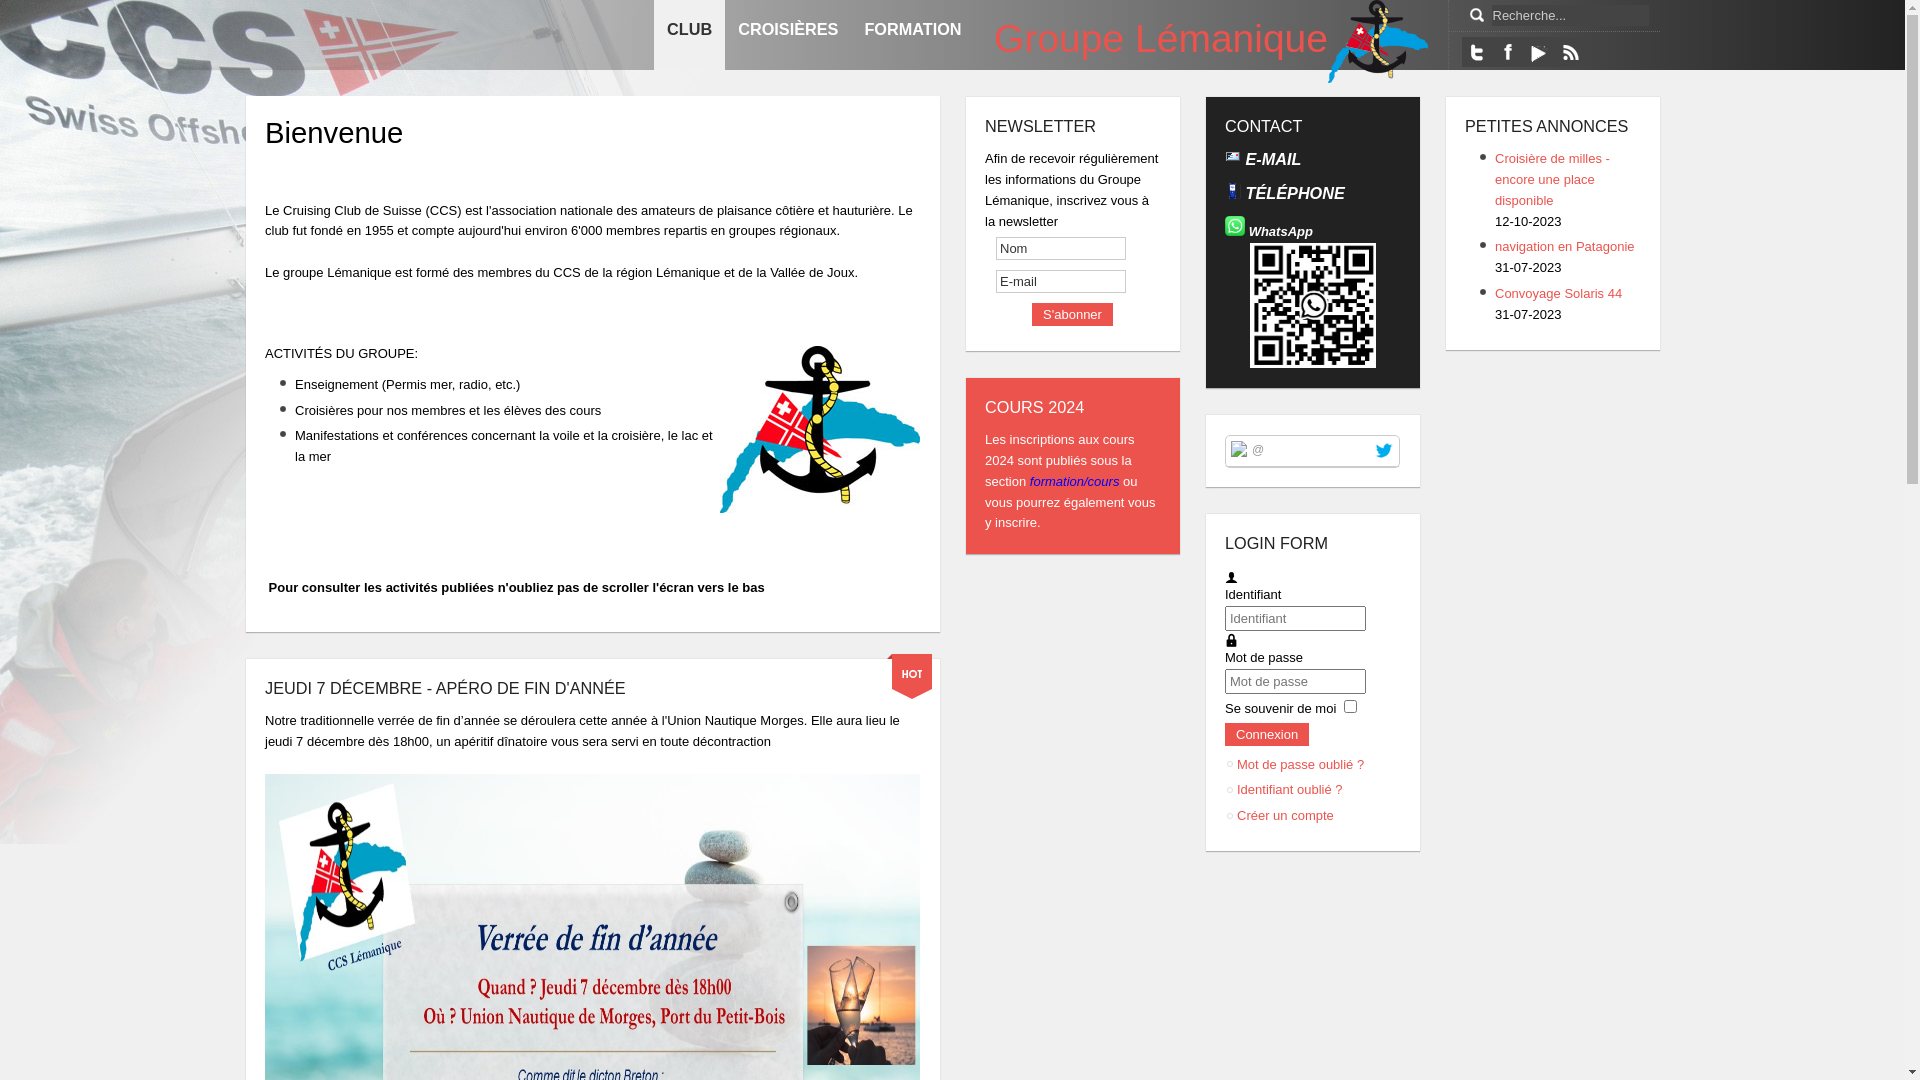 The width and height of the screenshot is (1920, 1080). I want to click on 'navigation en Patagonie', so click(1563, 245).